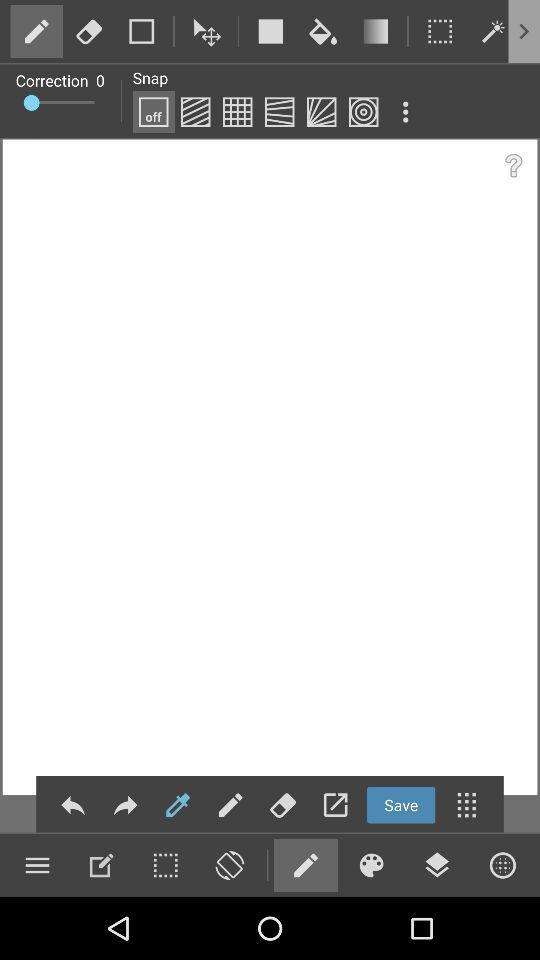 This screenshot has width=540, height=960. I want to click on the edit icon, so click(229, 805).